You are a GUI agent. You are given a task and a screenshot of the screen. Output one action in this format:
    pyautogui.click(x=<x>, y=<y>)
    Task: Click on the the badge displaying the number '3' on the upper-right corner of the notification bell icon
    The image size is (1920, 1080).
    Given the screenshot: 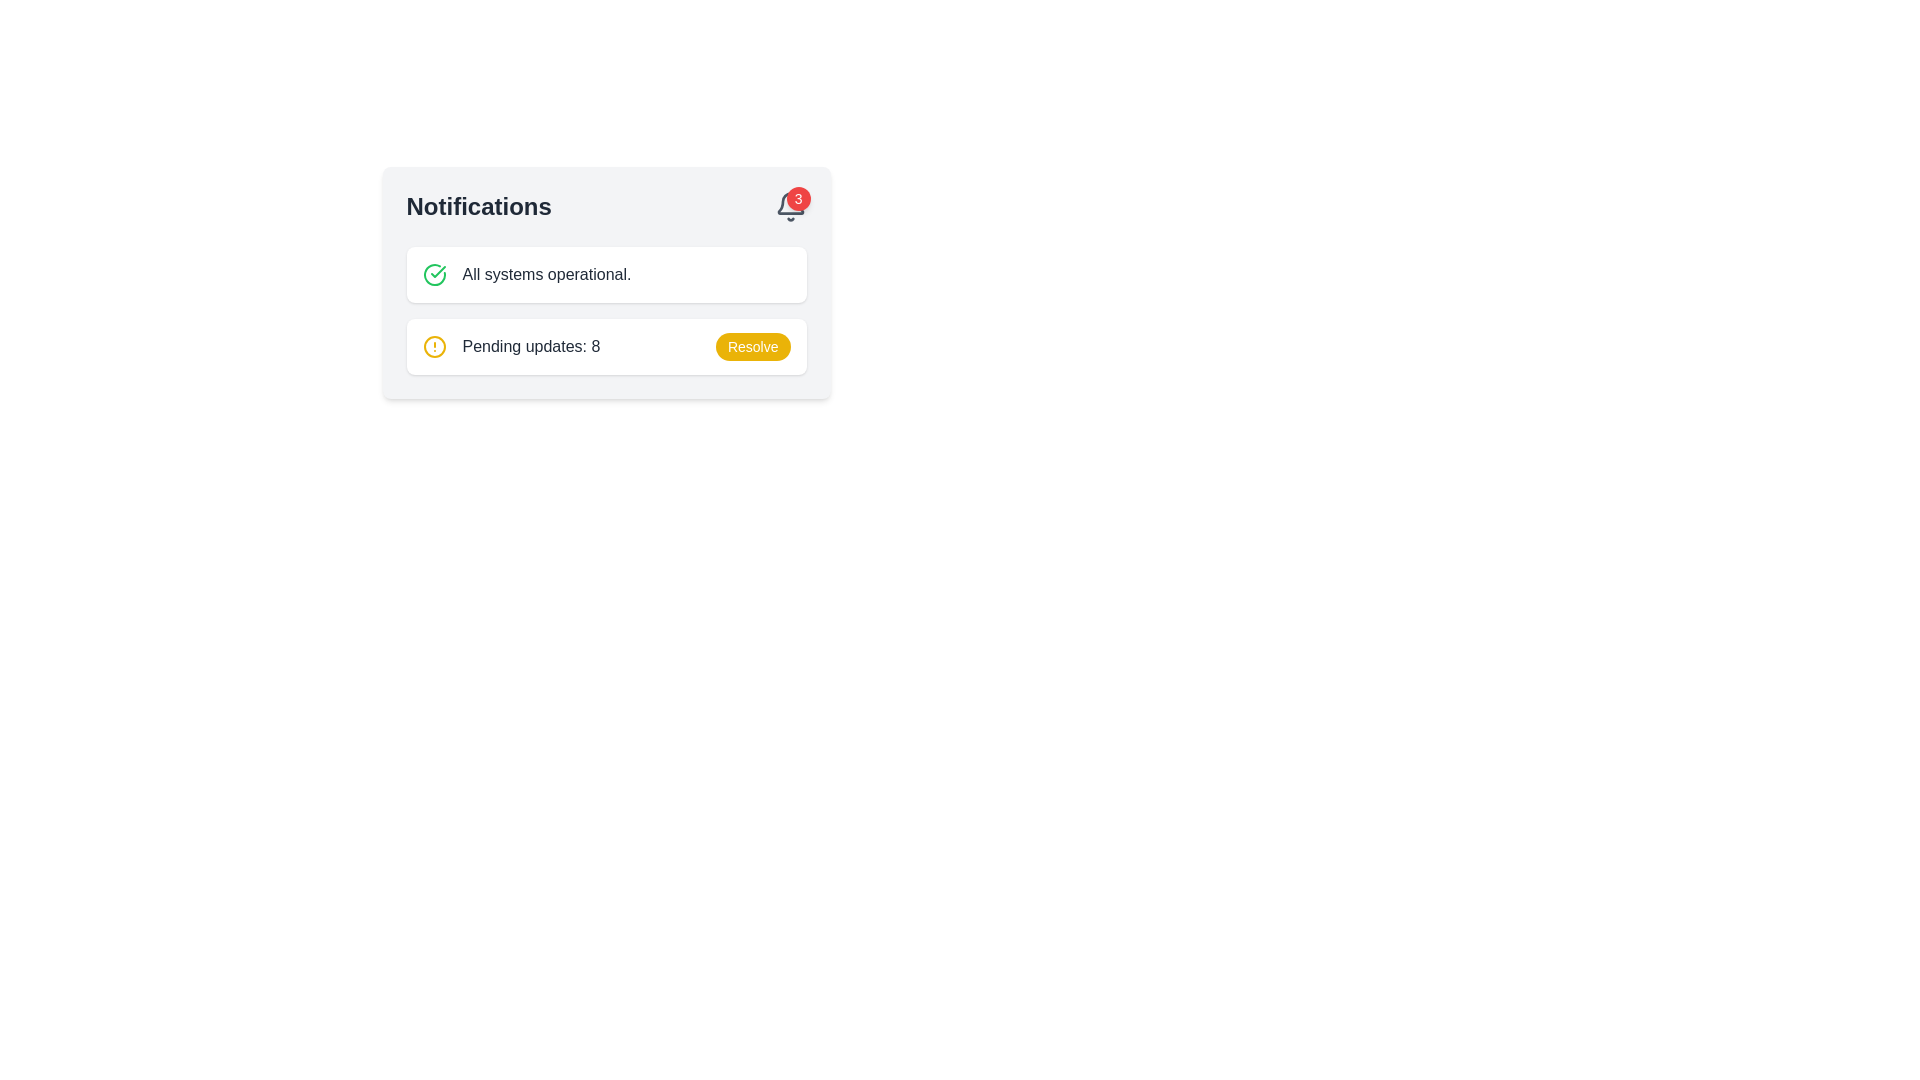 What is the action you would take?
    pyautogui.click(x=797, y=199)
    